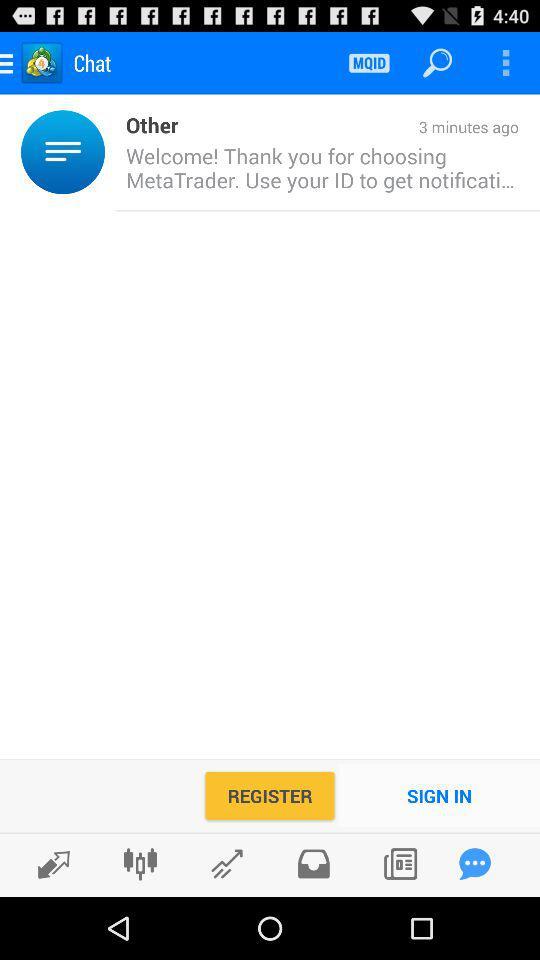 The image size is (540, 960). What do you see at coordinates (110, 151) in the screenshot?
I see `item to the left of other item` at bounding box center [110, 151].